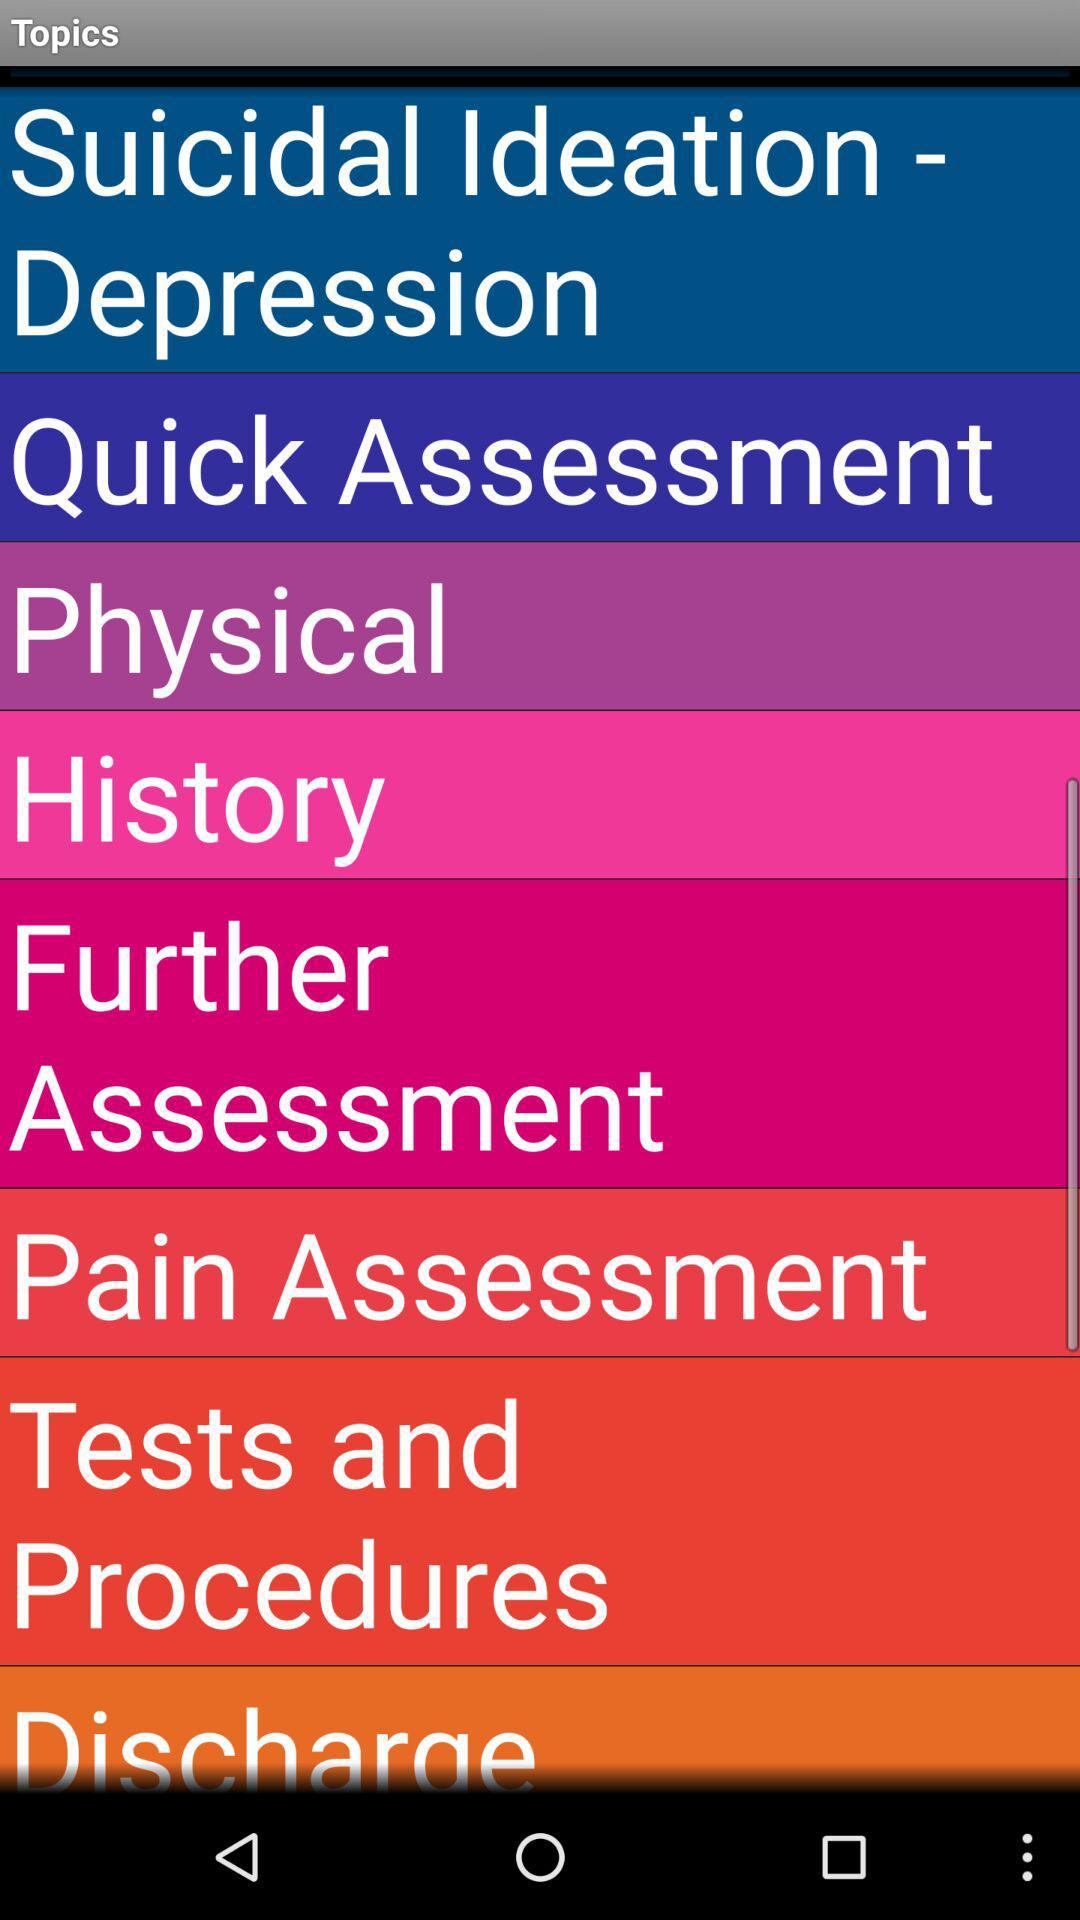 The height and width of the screenshot is (1920, 1080). What do you see at coordinates (540, 793) in the screenshot?
I see `history icon` at bounding box center [540, 793].